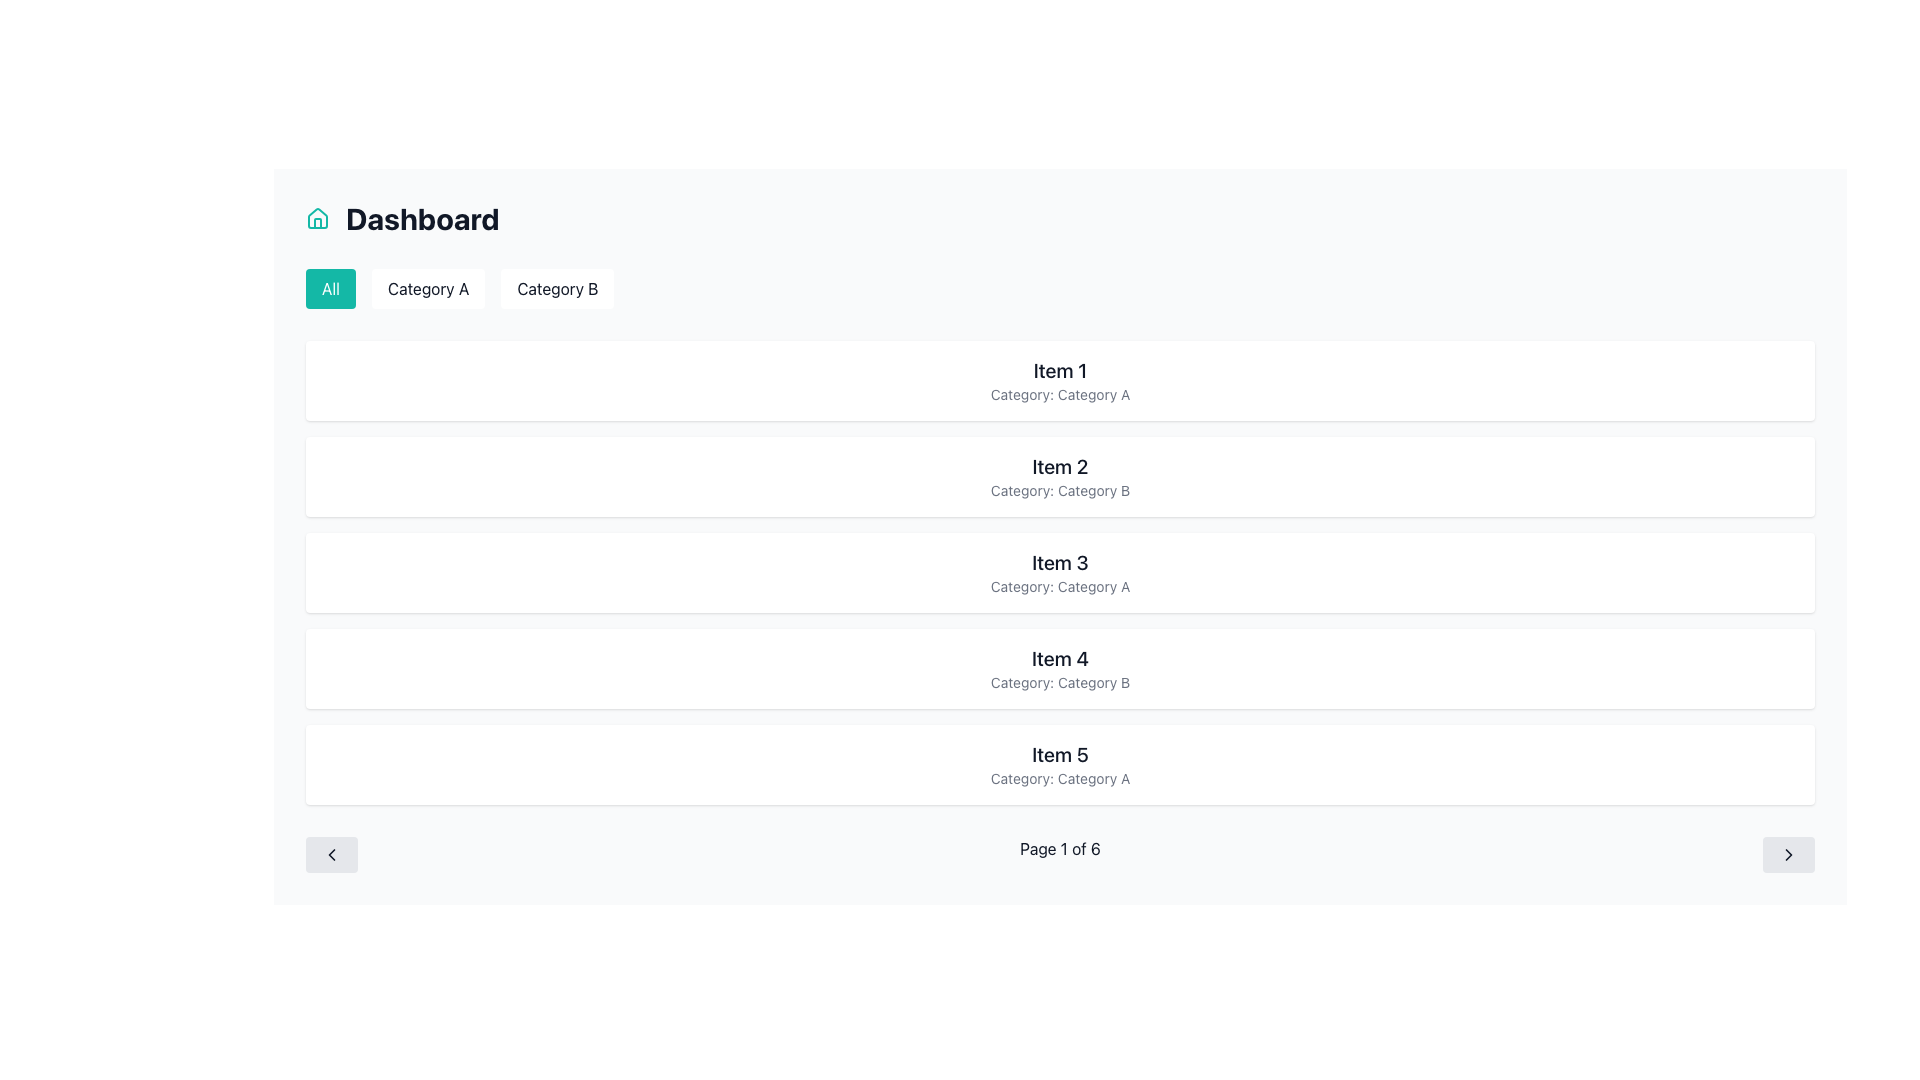 This screenshot has height=1080, width=1920. I want to click on the bold text label reading 'Item 2', so click(1059, 466).